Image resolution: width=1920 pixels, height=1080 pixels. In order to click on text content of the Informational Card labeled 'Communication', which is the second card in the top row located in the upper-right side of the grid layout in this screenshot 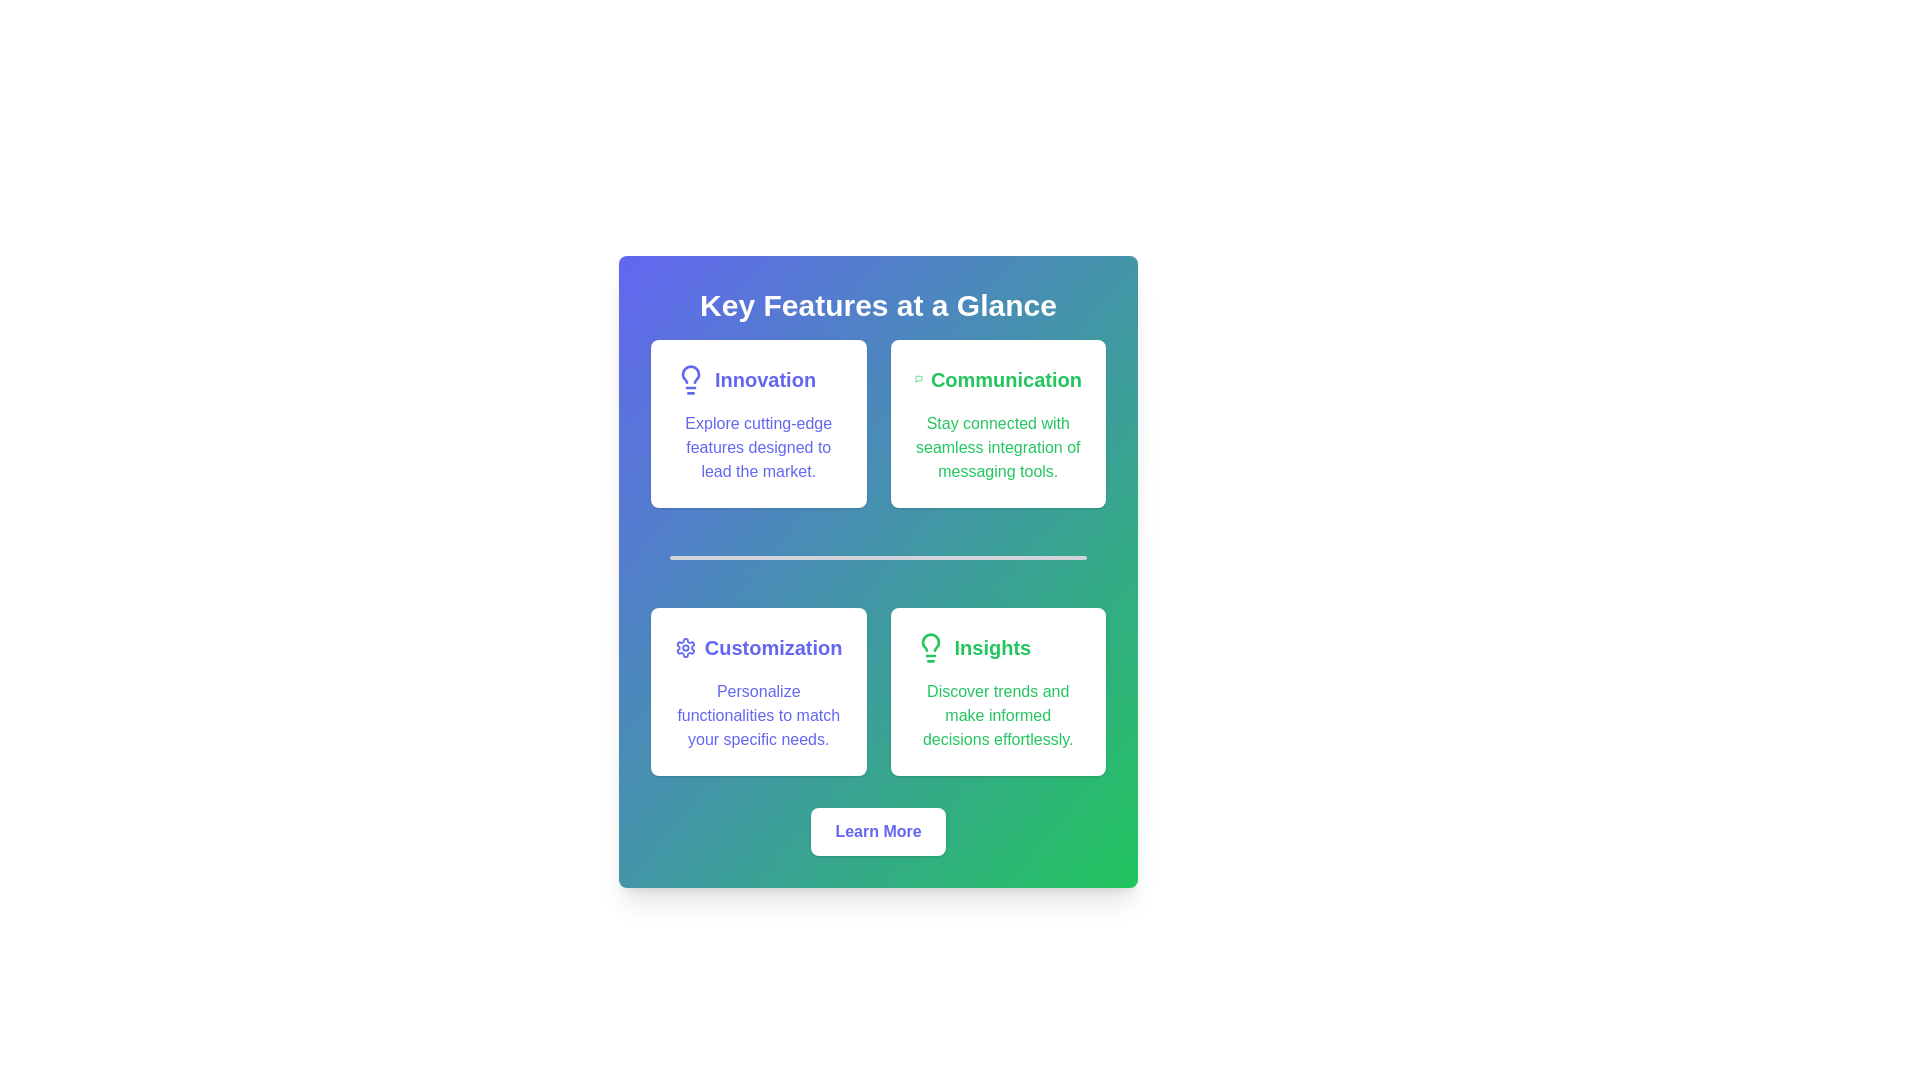, I will do `click(998, 423)`.